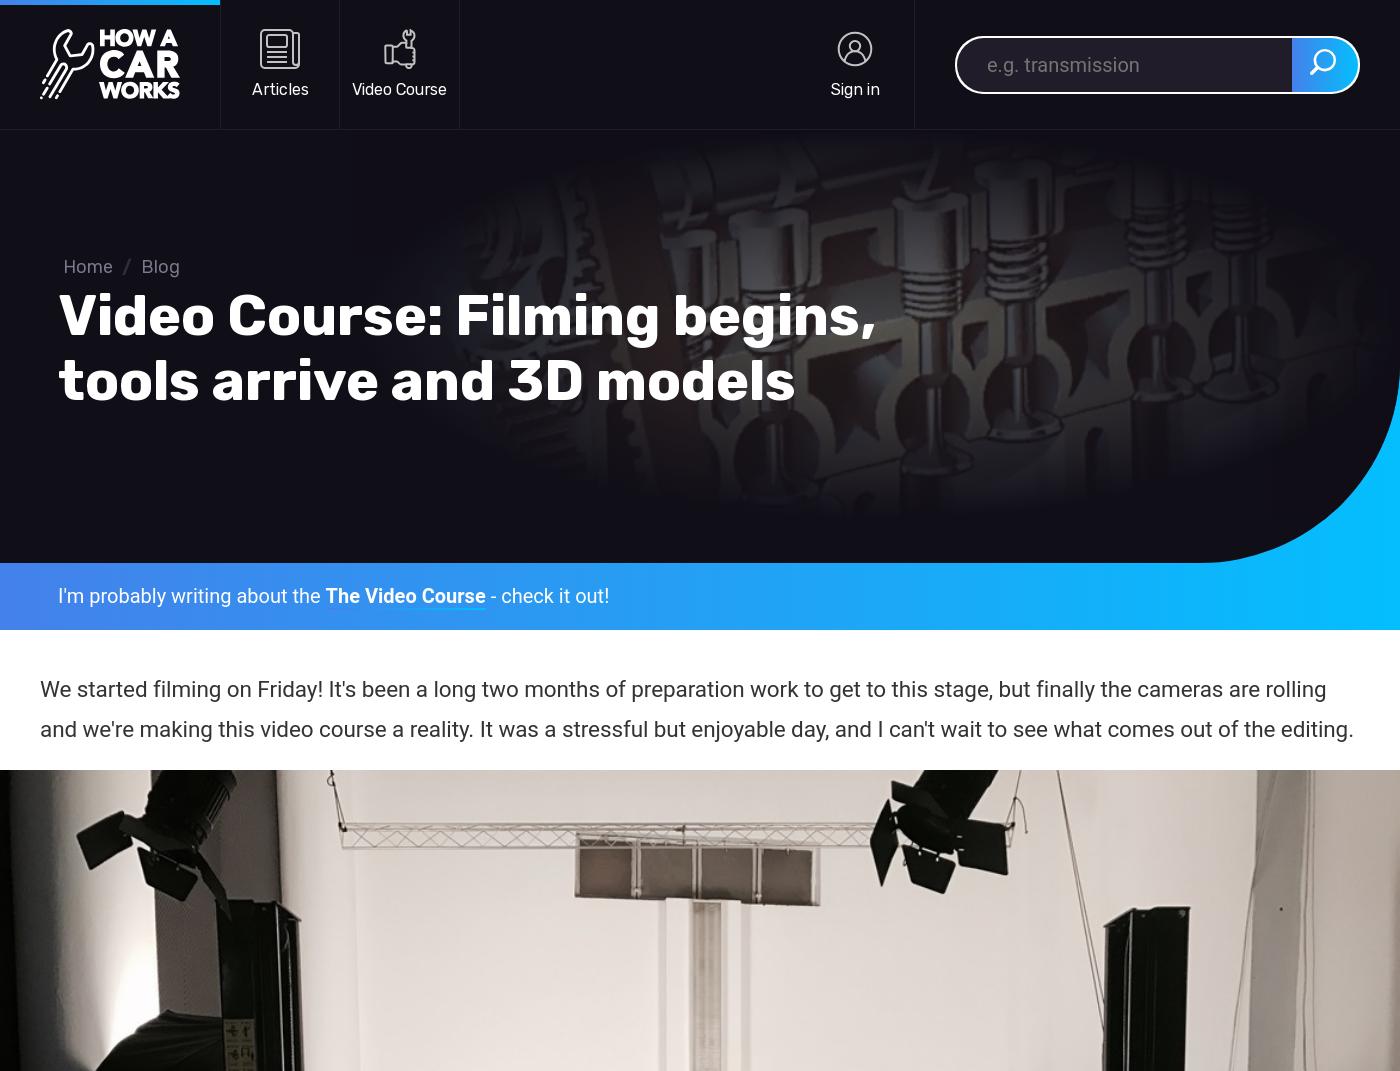  Describe the element at coordinates (191, 596) in the screenshot. I see `'I'm probably writing about the'` at that location.